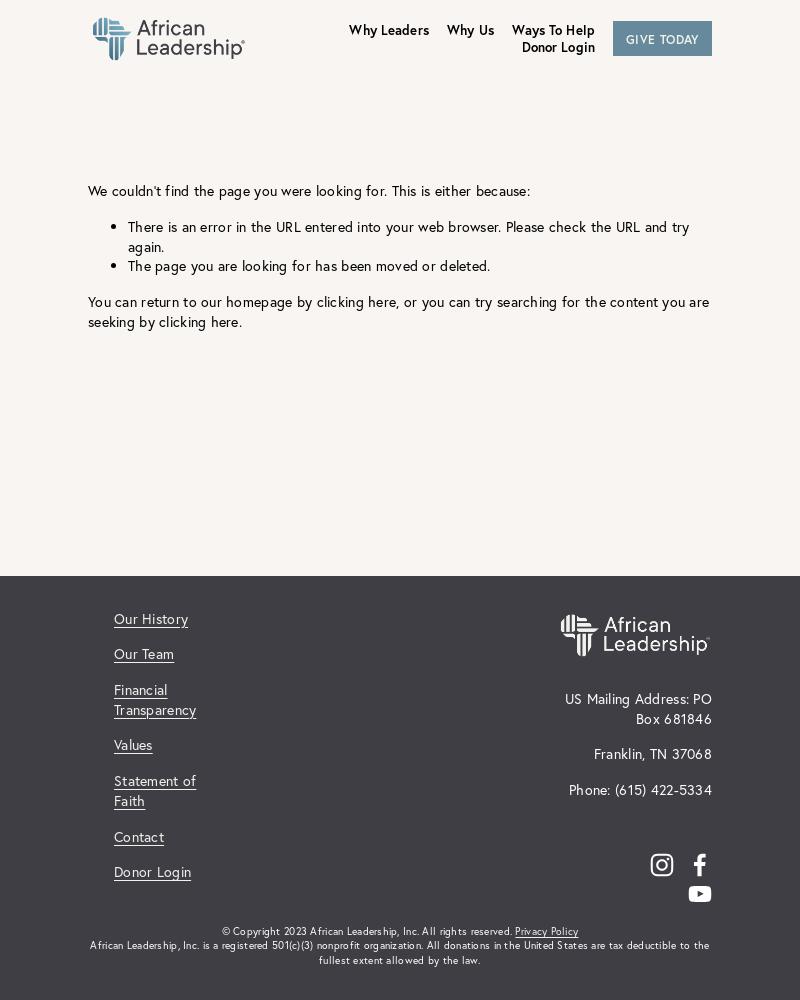  I want to click on 'Our History', so click(150, 616).